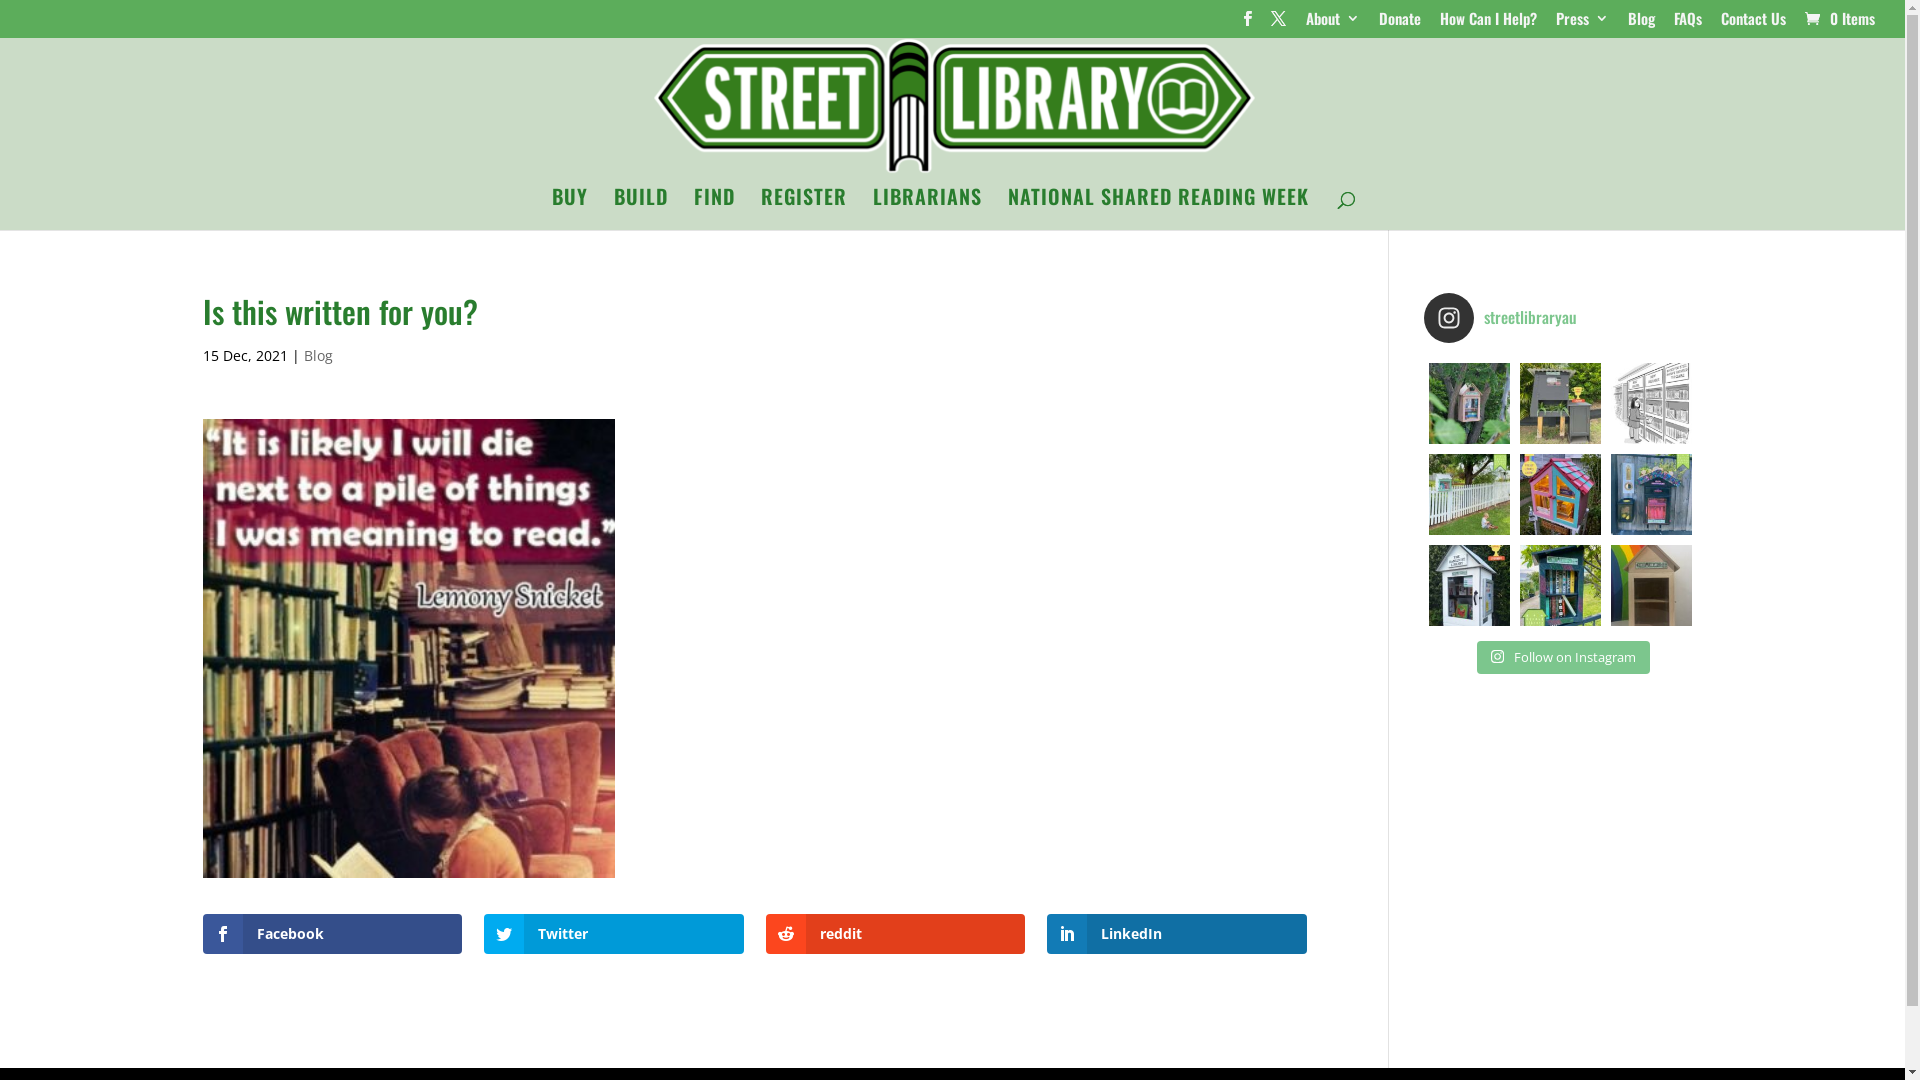 The image size is (1920, 1080). I want to click on 'BUILD', so click(641, 208).